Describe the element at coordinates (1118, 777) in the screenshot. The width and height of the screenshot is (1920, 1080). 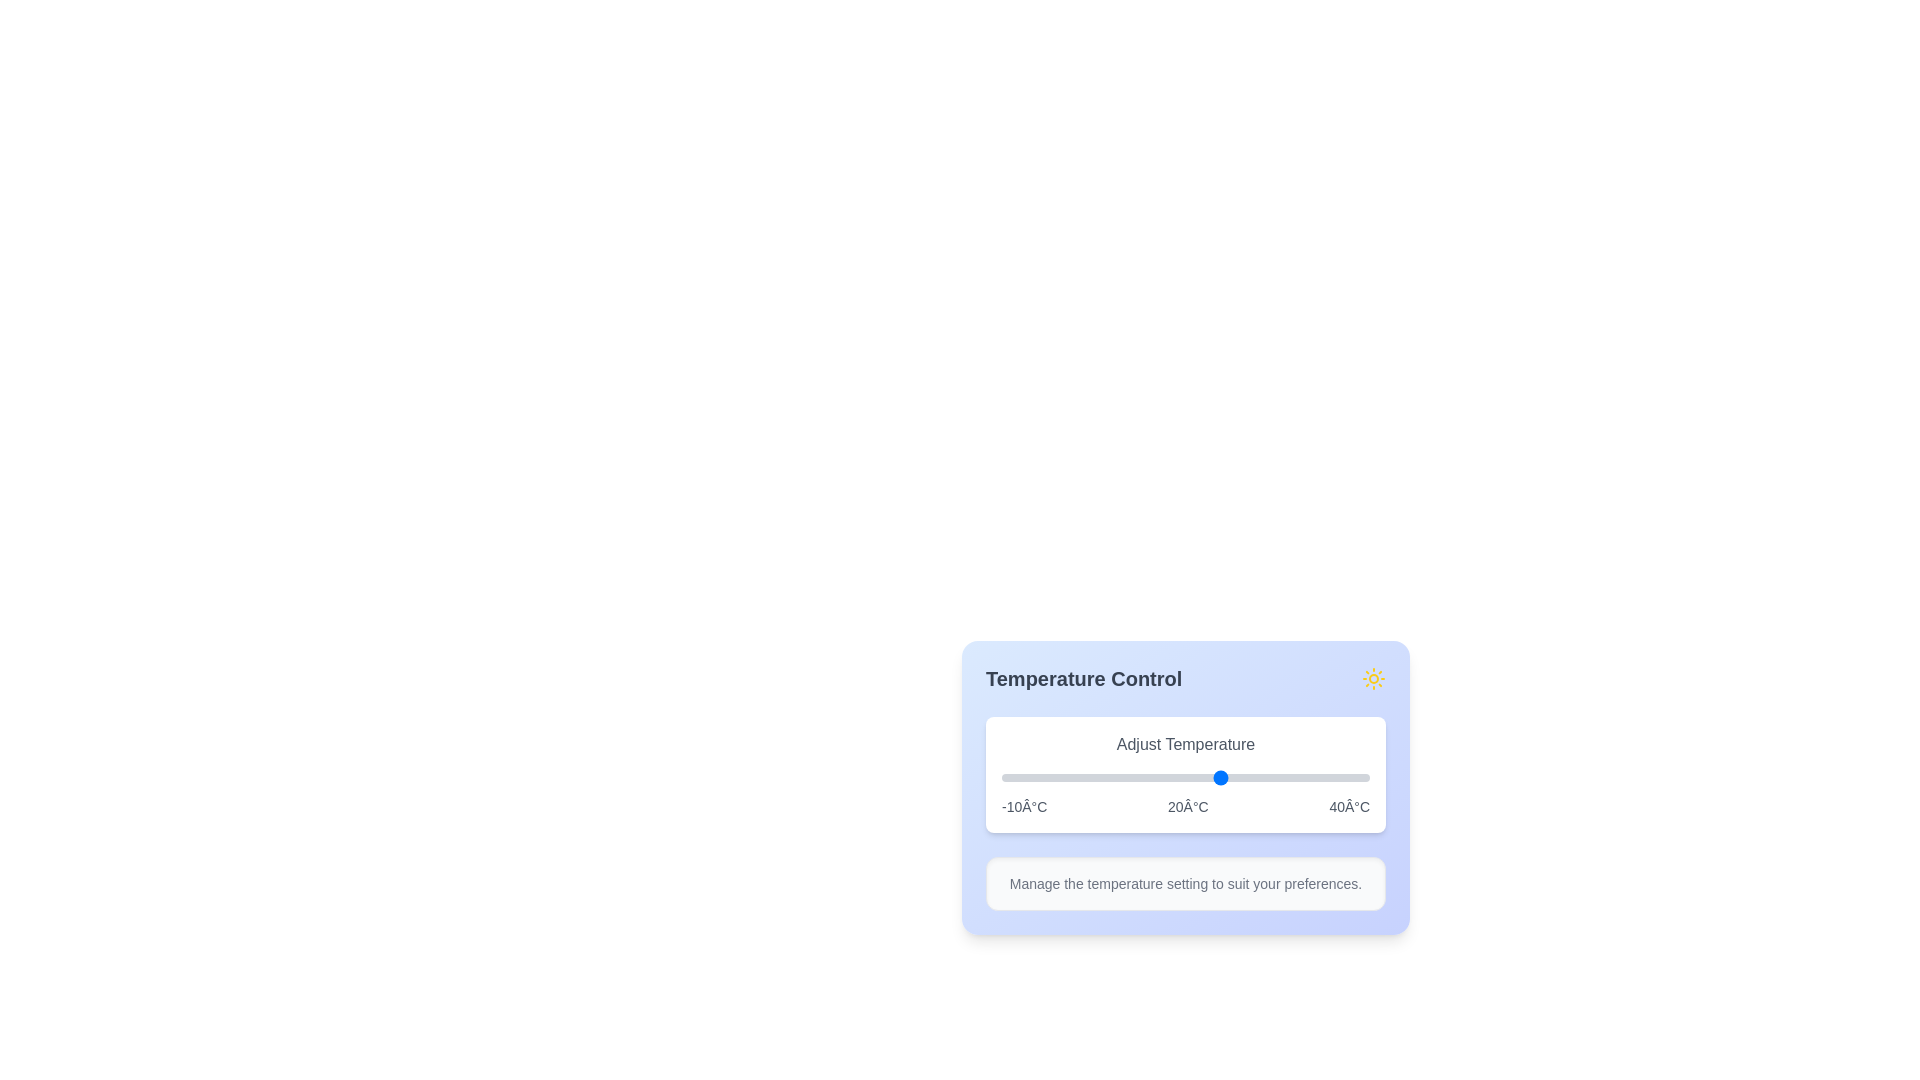
I see `the slider to set the temperature to 6°C` at that location.